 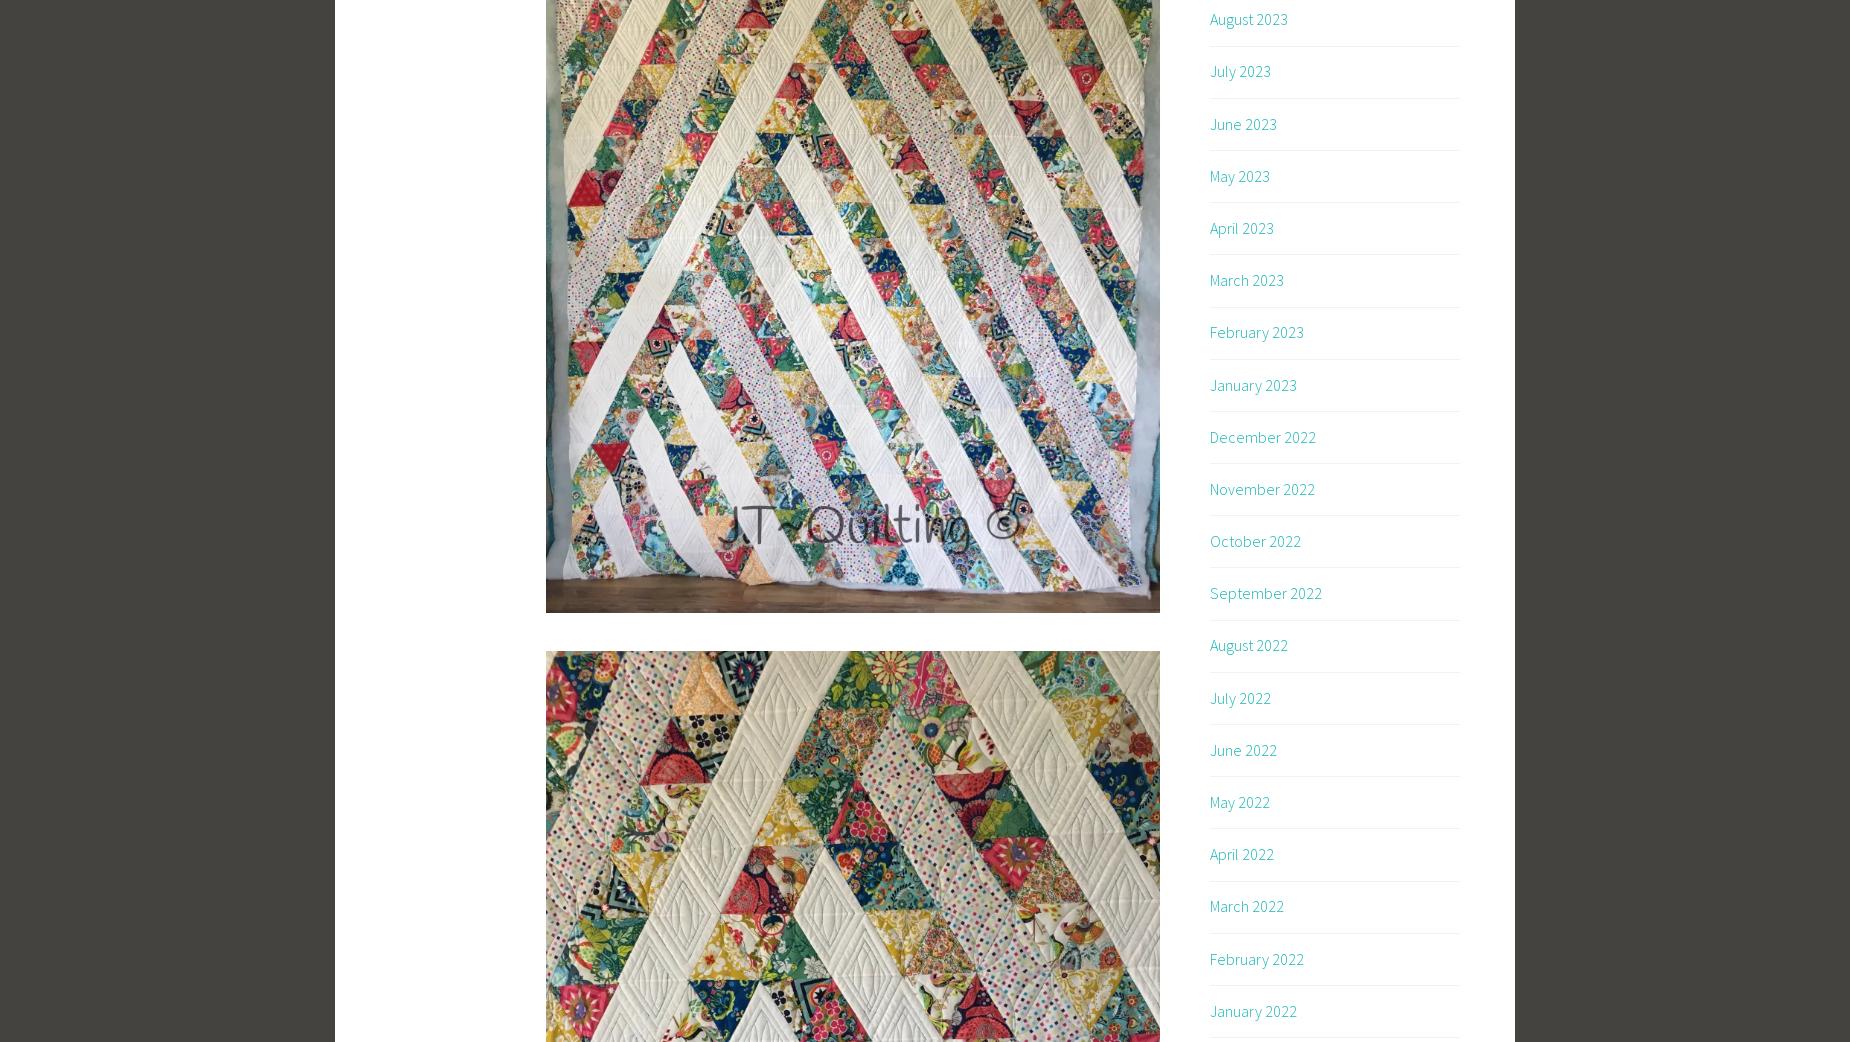 I want to click on 'May 2022', so click(x=1239, y=802).